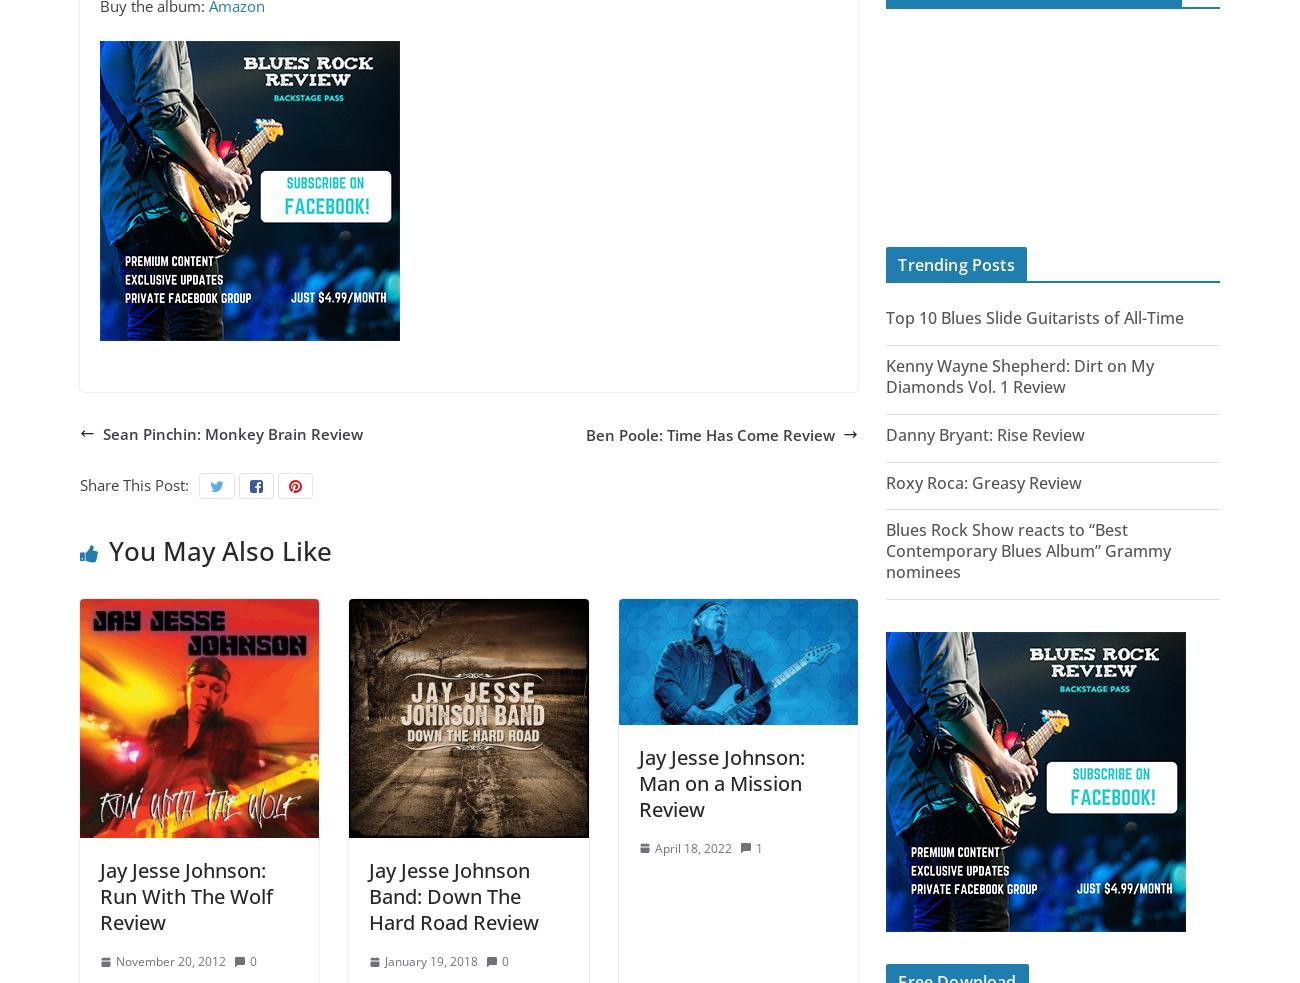 The height and width of the screenshot is (983, 1300). I want to click on 'Ben Poole: Time Has Come Review', so click(710, 432).